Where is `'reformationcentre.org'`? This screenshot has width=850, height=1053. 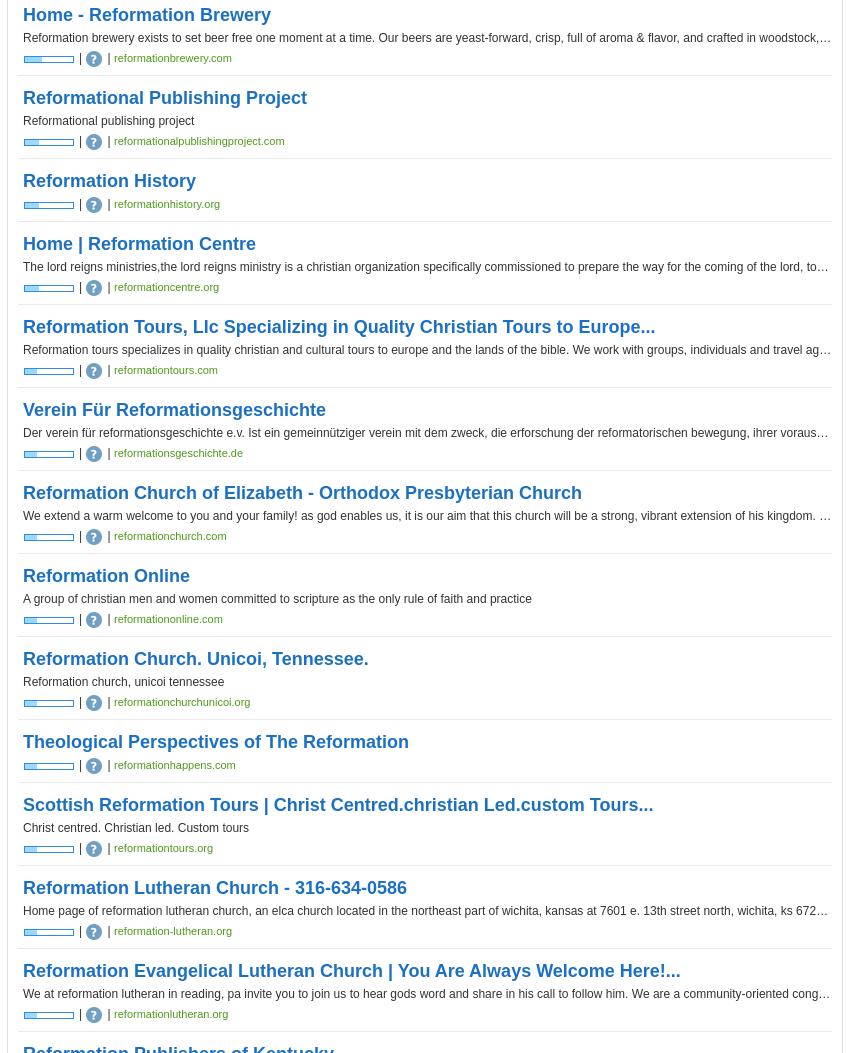
'reformationcentre.org' is located at coordinates (166, 286).